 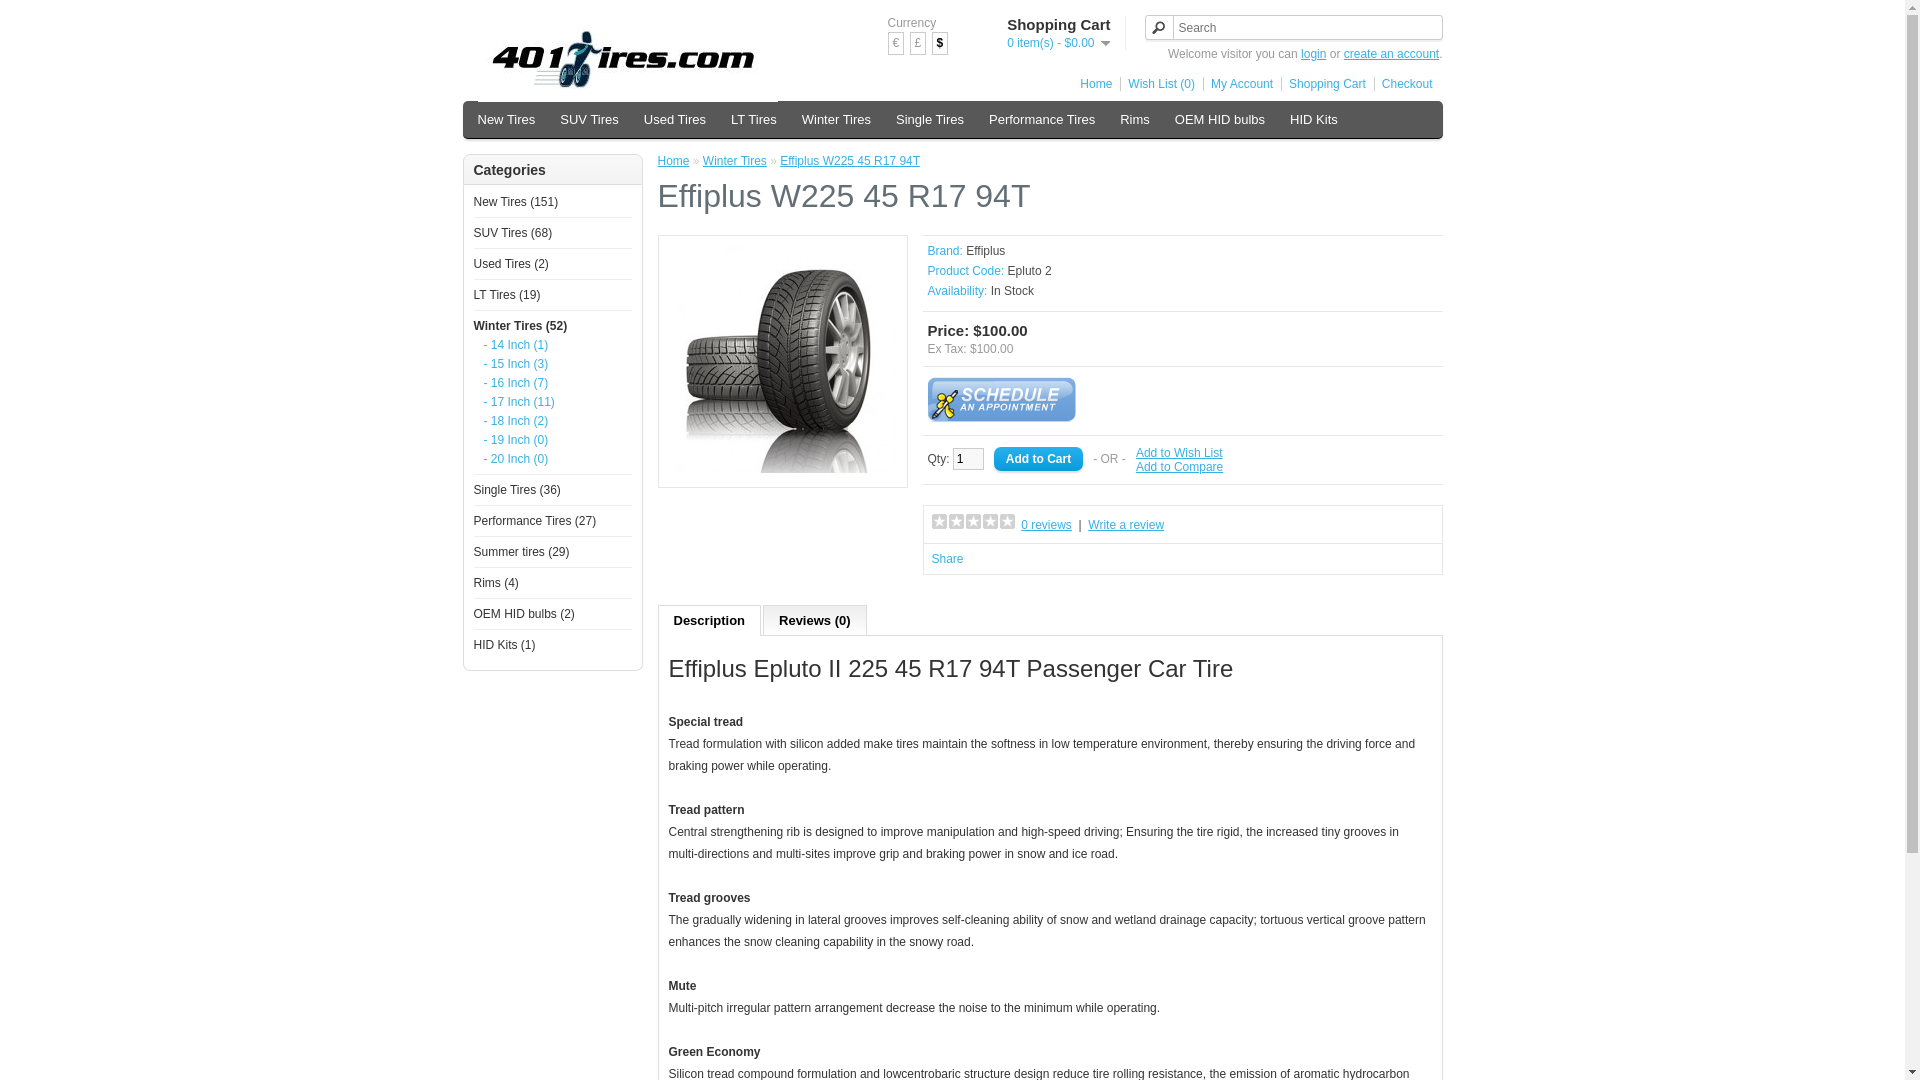 I want to click on 'LT Tires', so click(x=752, y=119).